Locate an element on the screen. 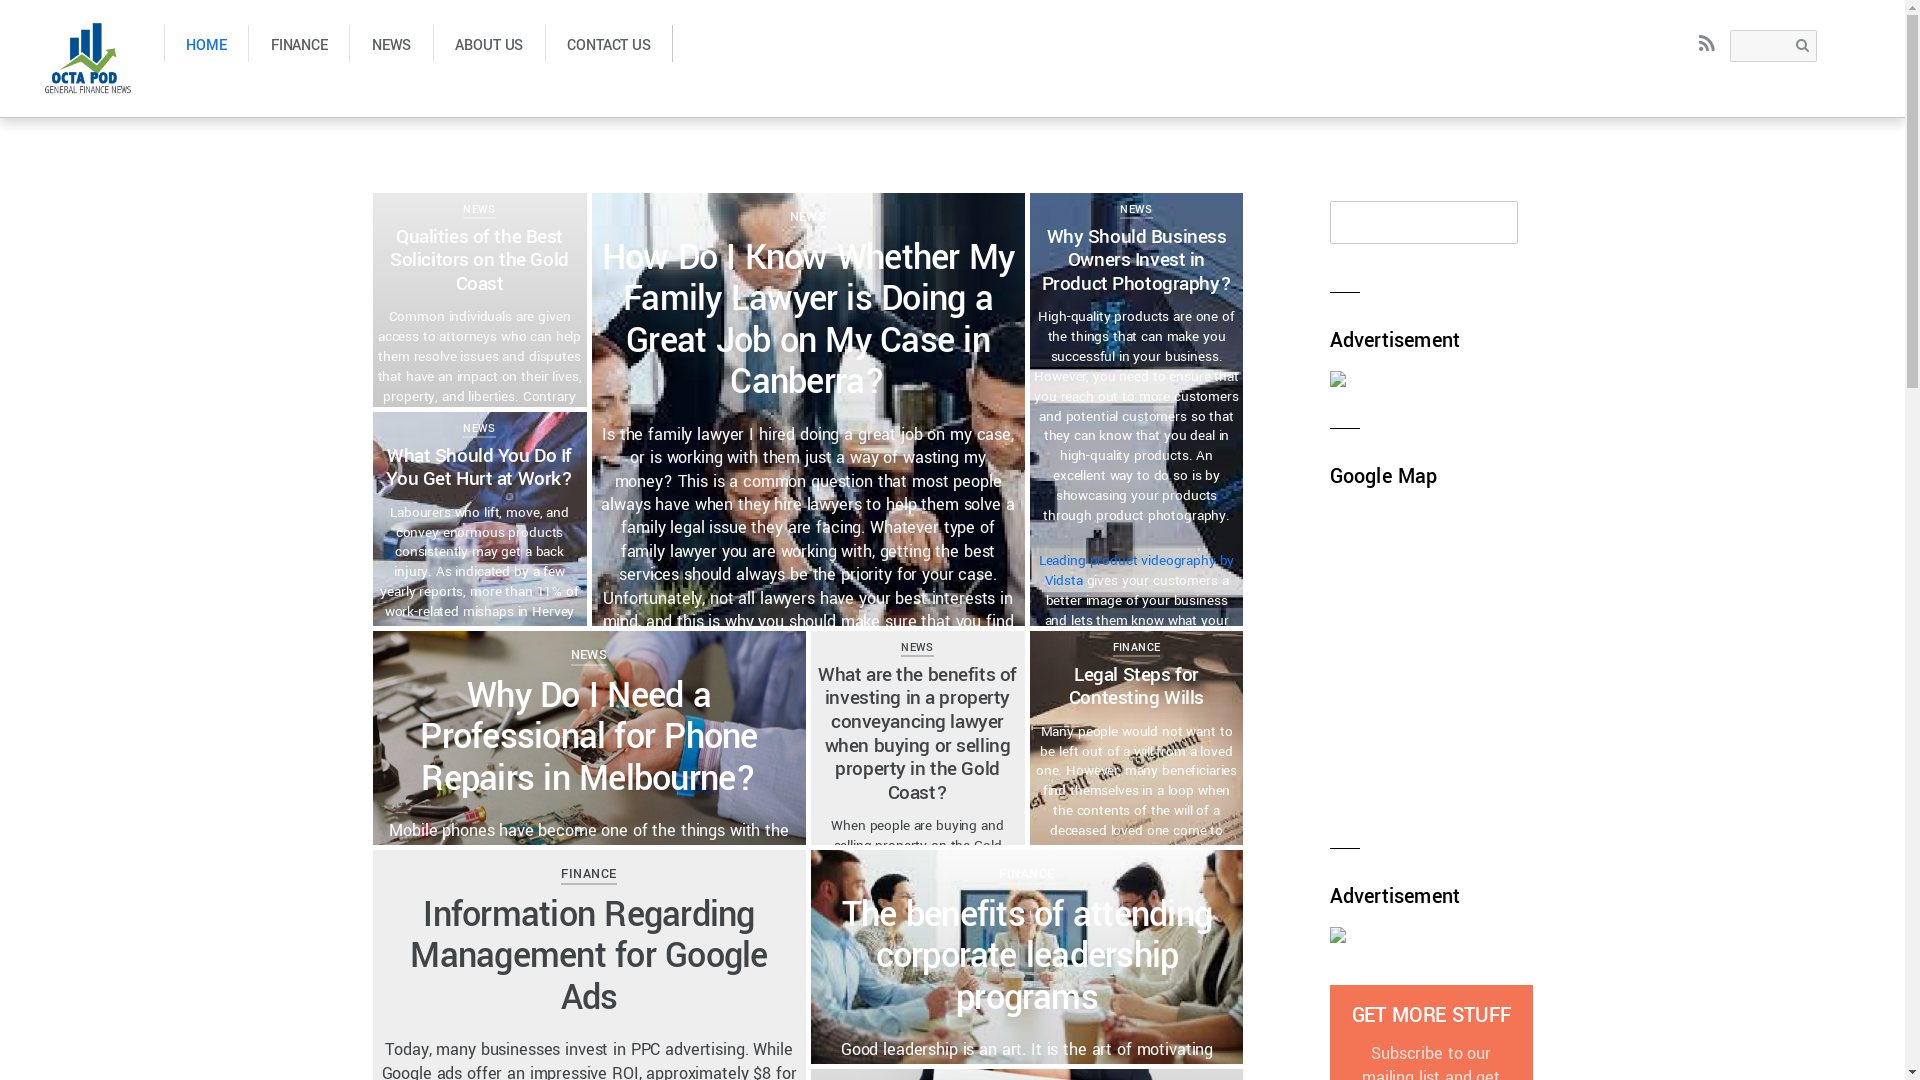 Image resolution: width=1920 pixels, height=1080 pixels. 'NEWS' is located at coordinates (808, 216).